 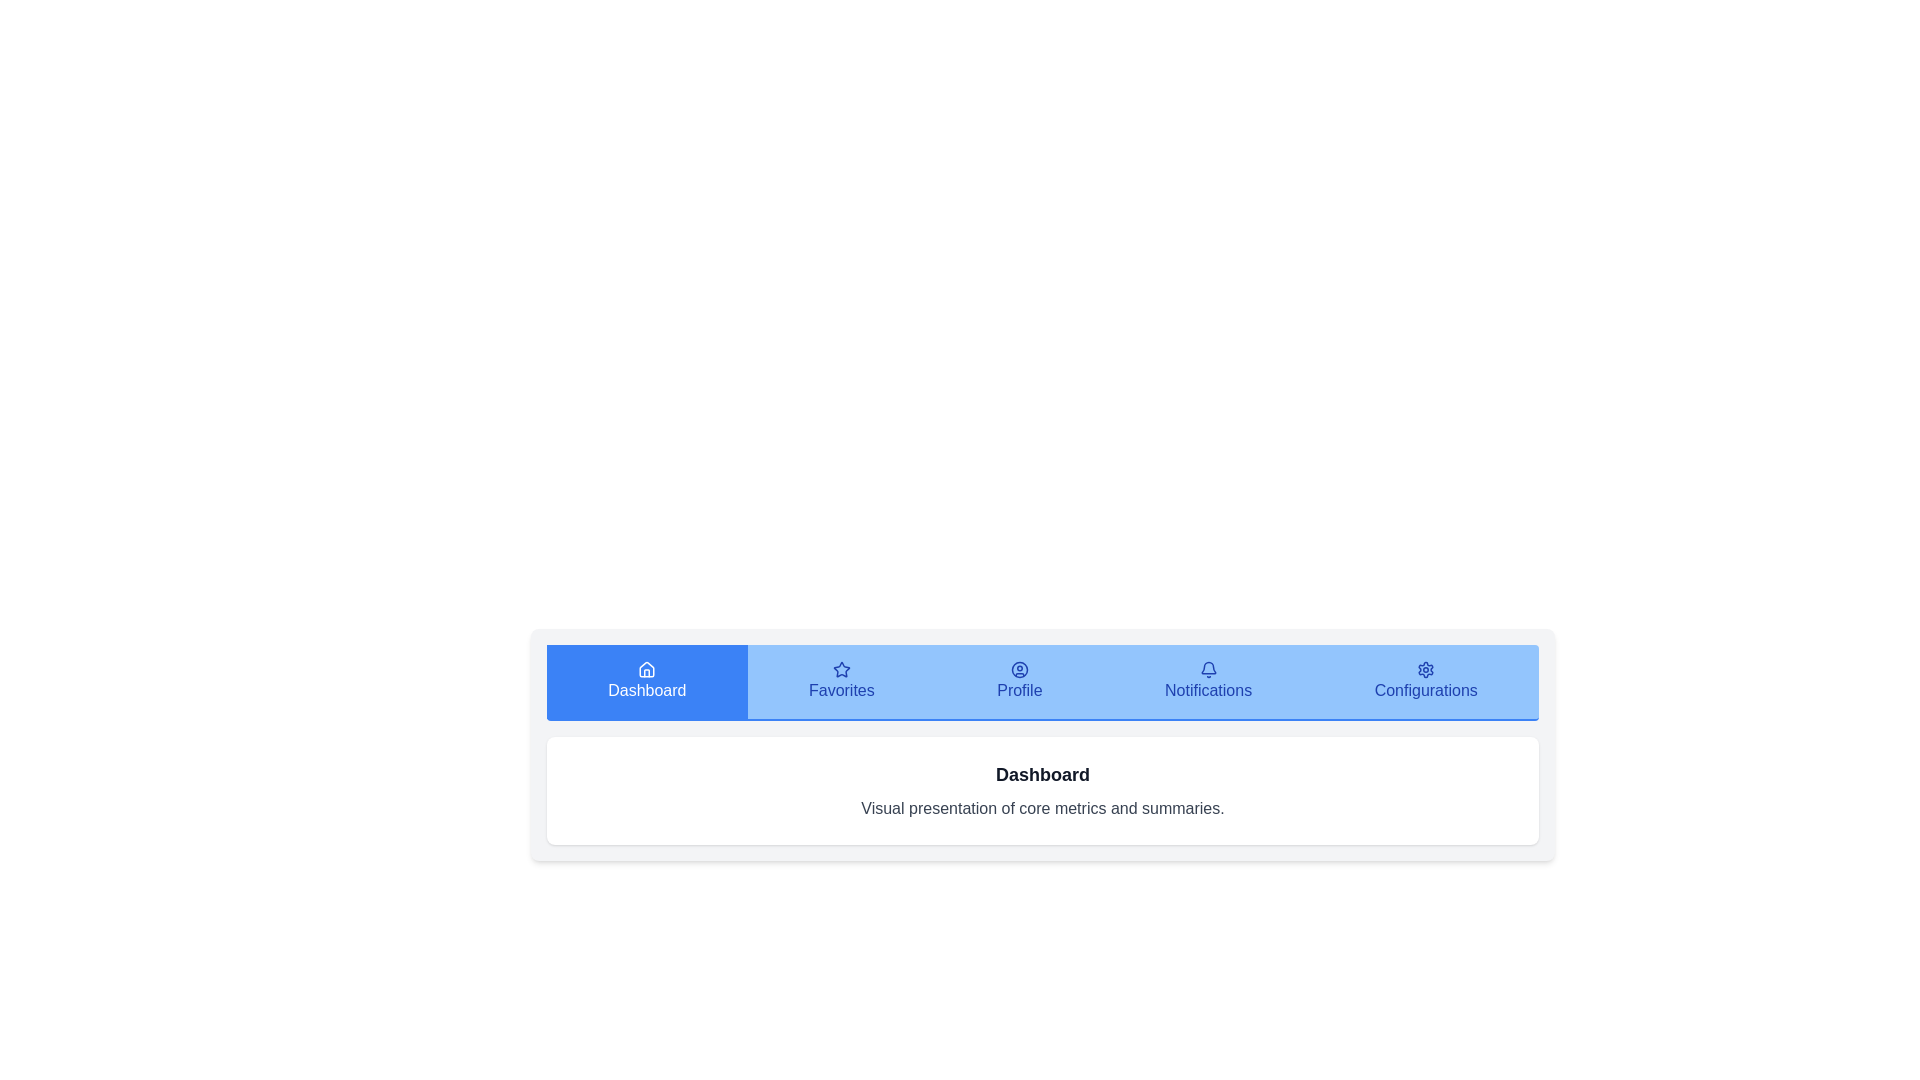 What do you see at coordinates (1424, 681) in the screenshot?
I see `the tab corresponding to Configurations` at bounding box center [1424, 681].